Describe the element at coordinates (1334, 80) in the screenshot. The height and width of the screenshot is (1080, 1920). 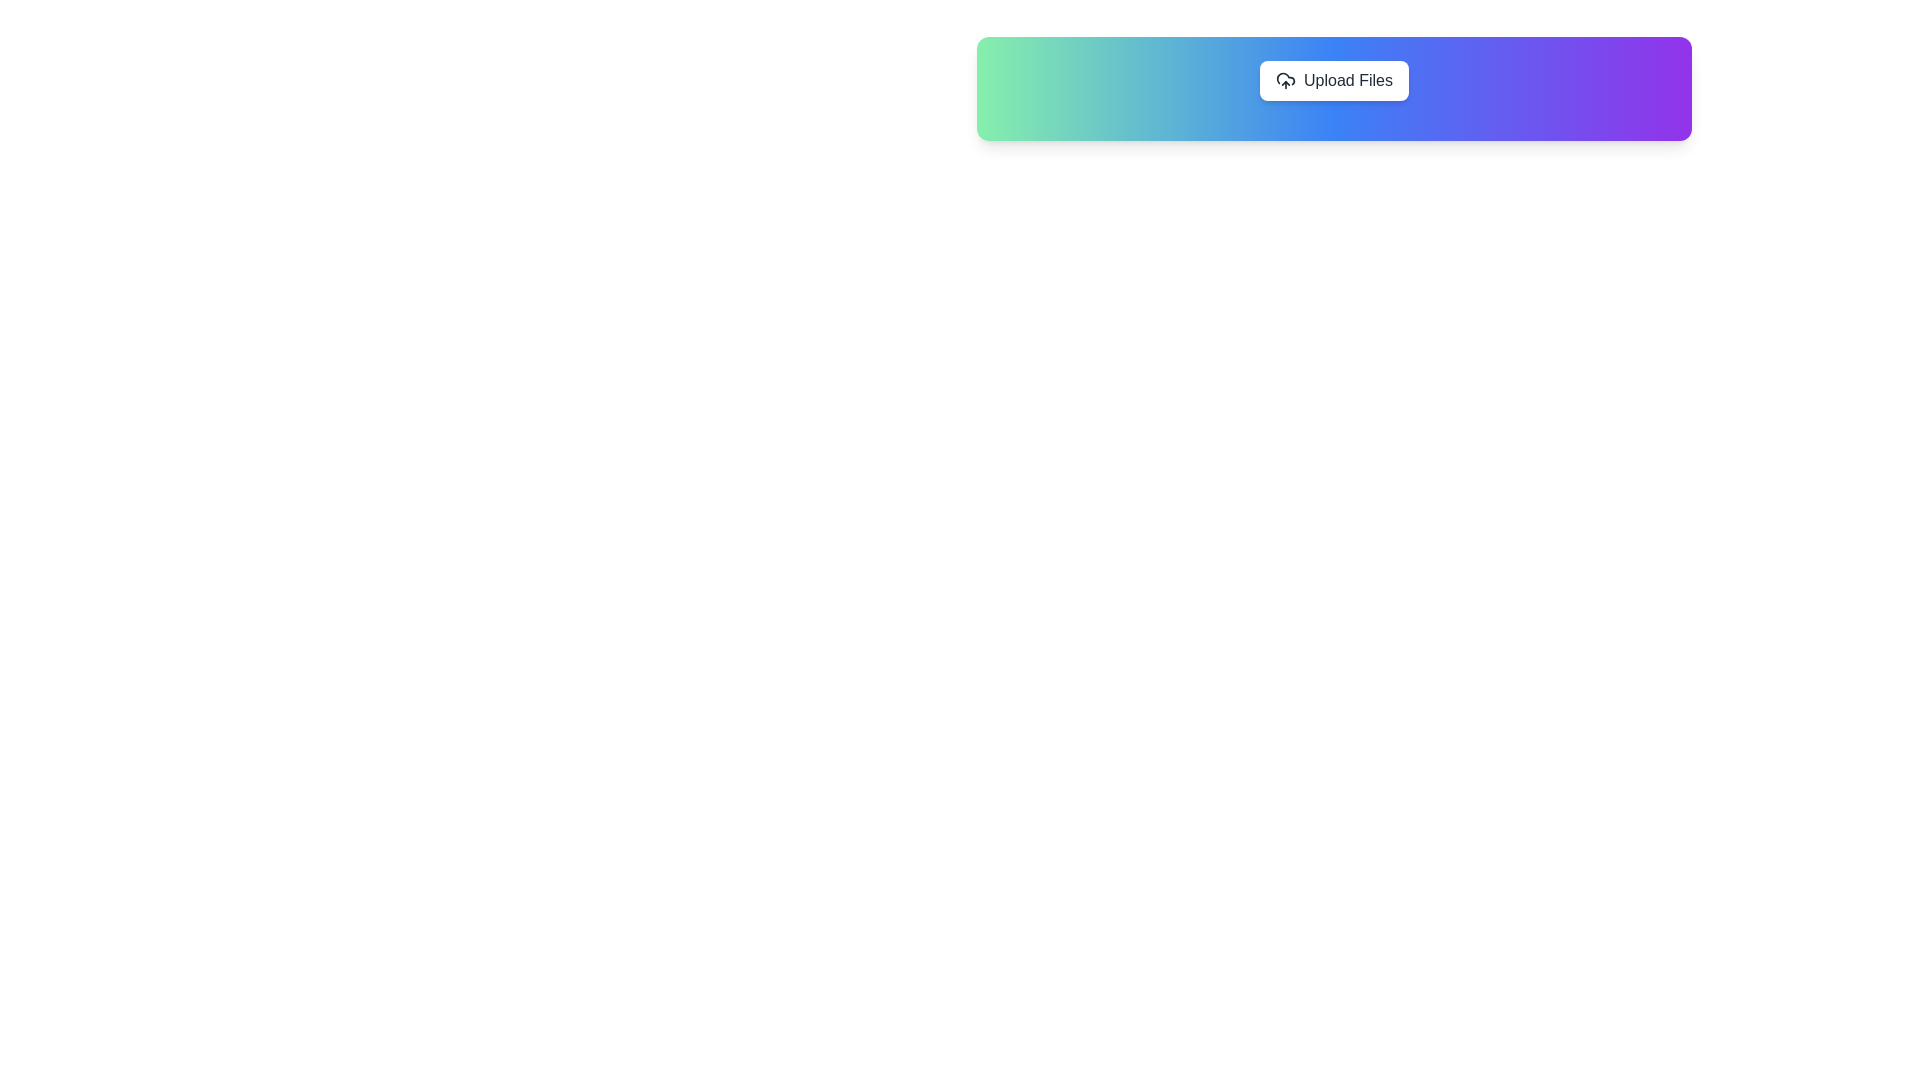
I see `the 'Upload Files' button, which features a cloud icon and gray text on a white background` at that location.